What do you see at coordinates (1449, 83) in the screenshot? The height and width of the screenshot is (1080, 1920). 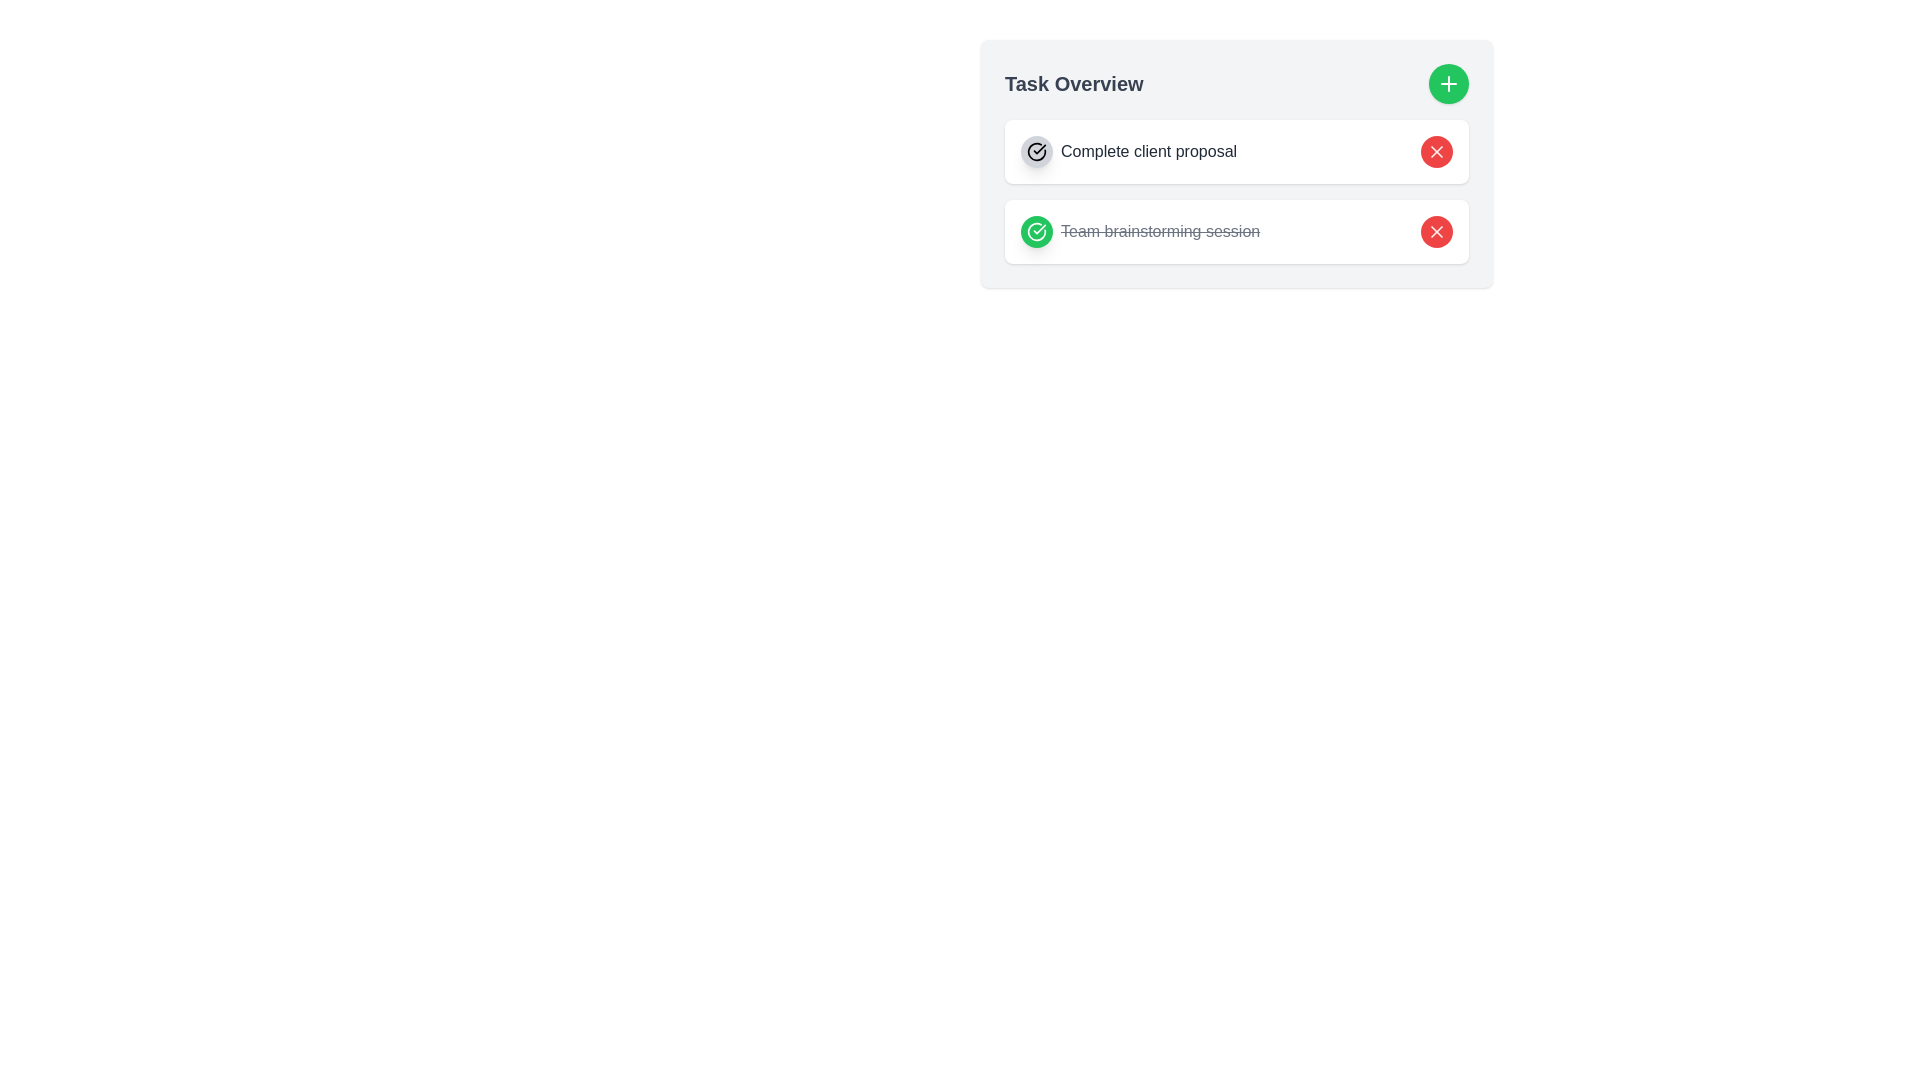 I see `the green circular button with a white plus symbol located at the top-right corner of the 'Task Overview' card` at bounding box center [1449, 83].